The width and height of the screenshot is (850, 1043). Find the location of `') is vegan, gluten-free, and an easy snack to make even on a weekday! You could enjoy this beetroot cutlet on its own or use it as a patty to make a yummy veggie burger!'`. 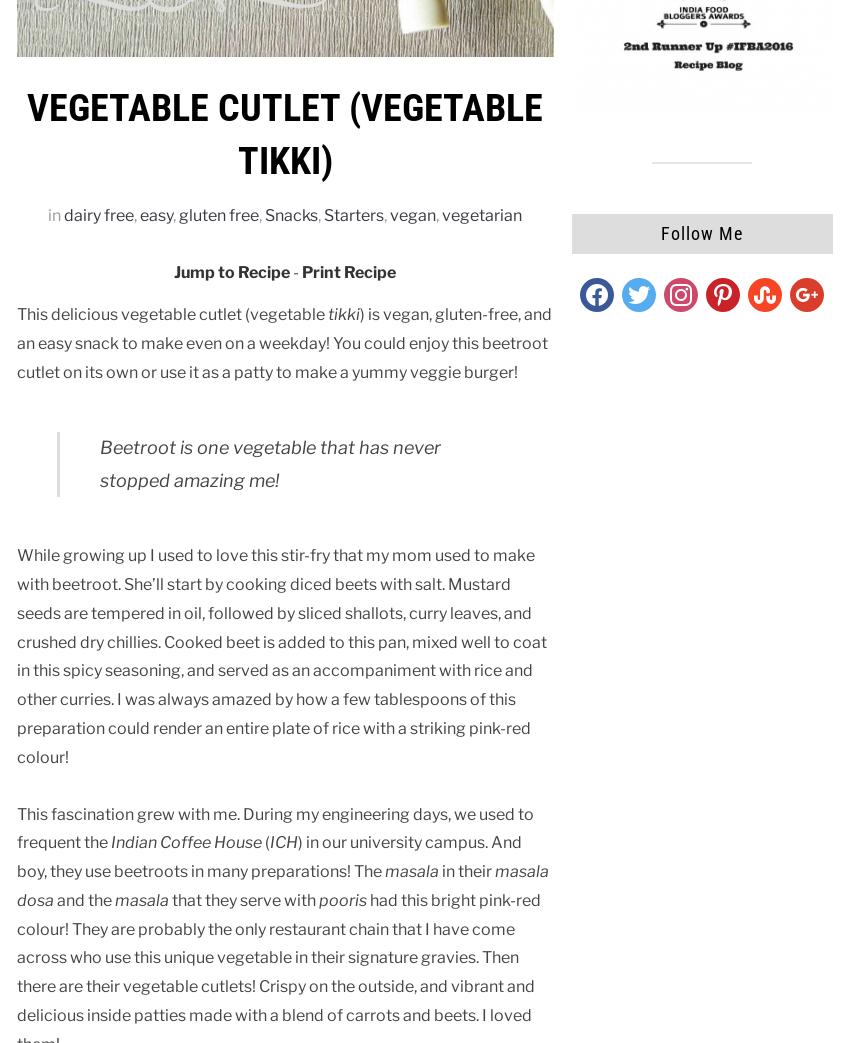

') is vegan, gluten-free, and an easy snack to make even on a weekday! You could enjoy this beetroot cutlet on its own or use it as a patty to make a yummy veggie burger!' is located at coordinates (16, 341).